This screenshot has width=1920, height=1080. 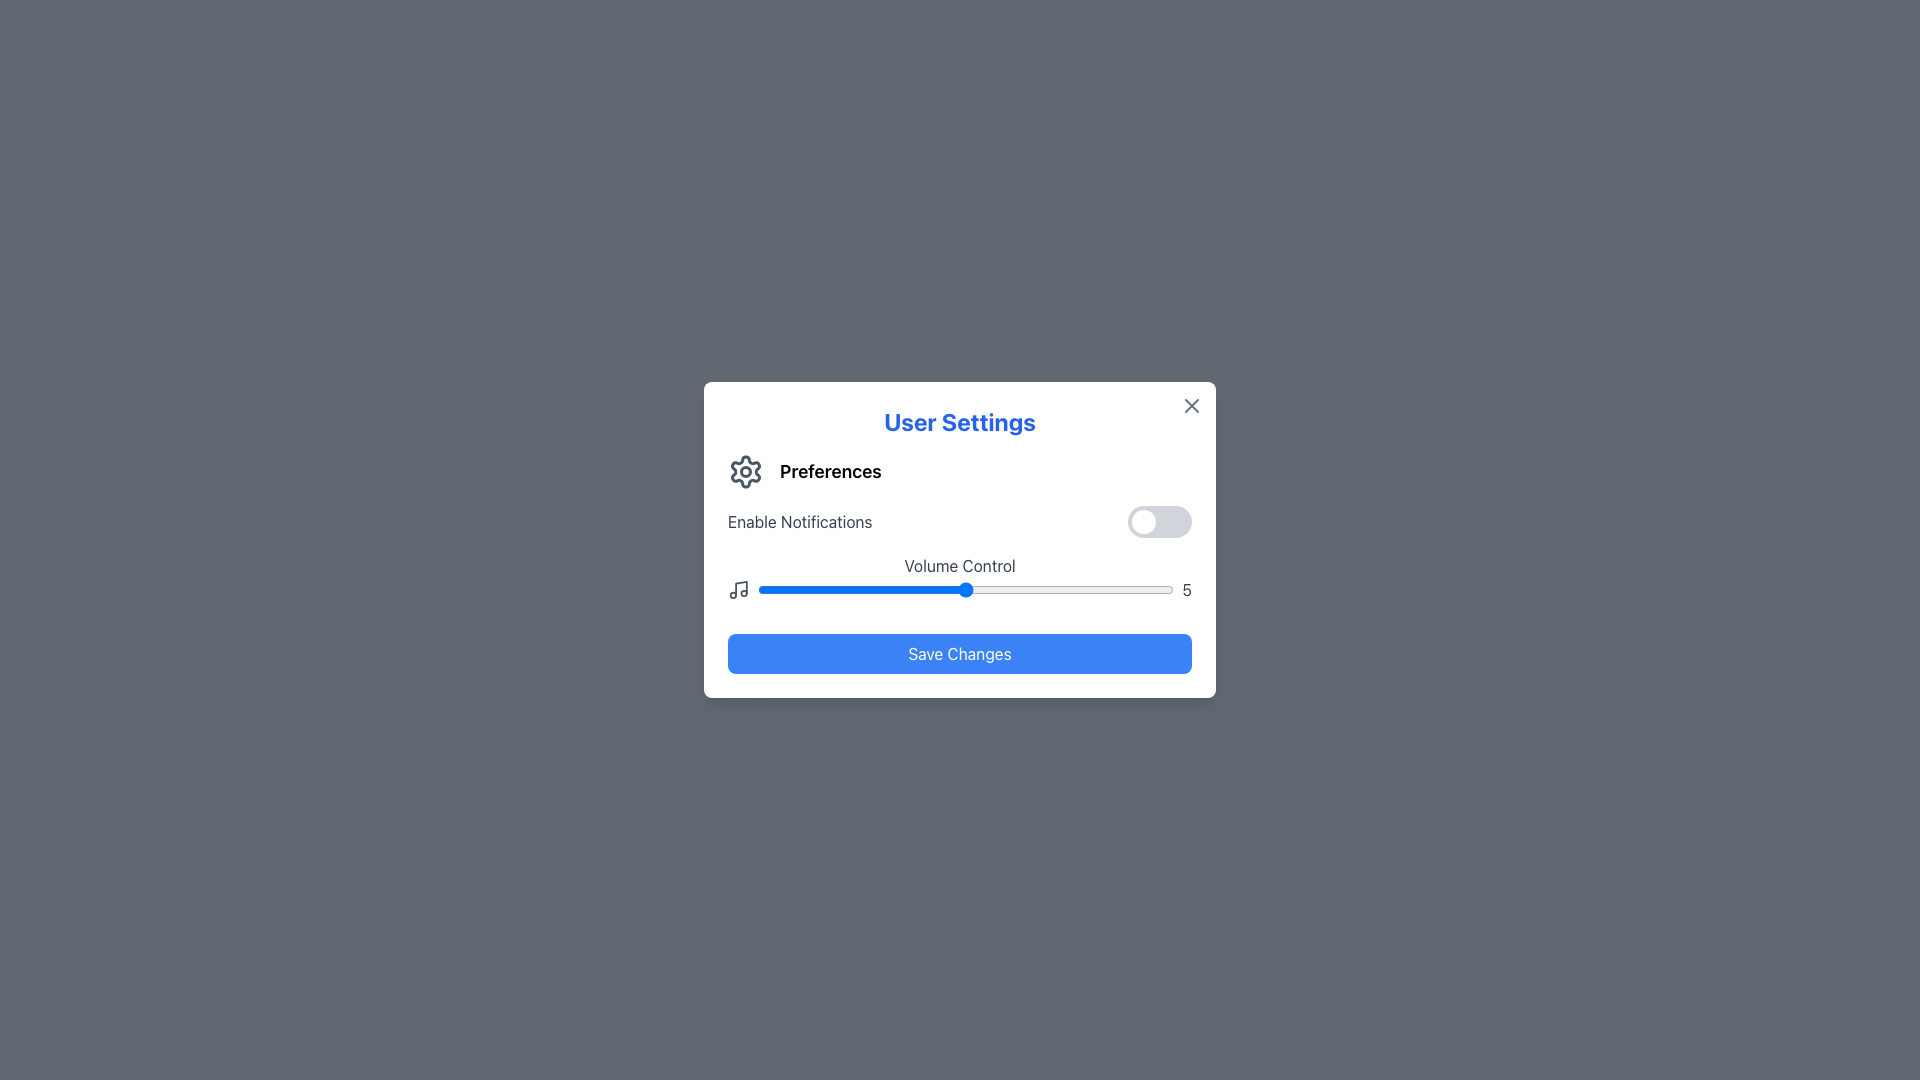 I want to click on the toggle switch for 'Enable Notifications', so click(x=1160, y=520).